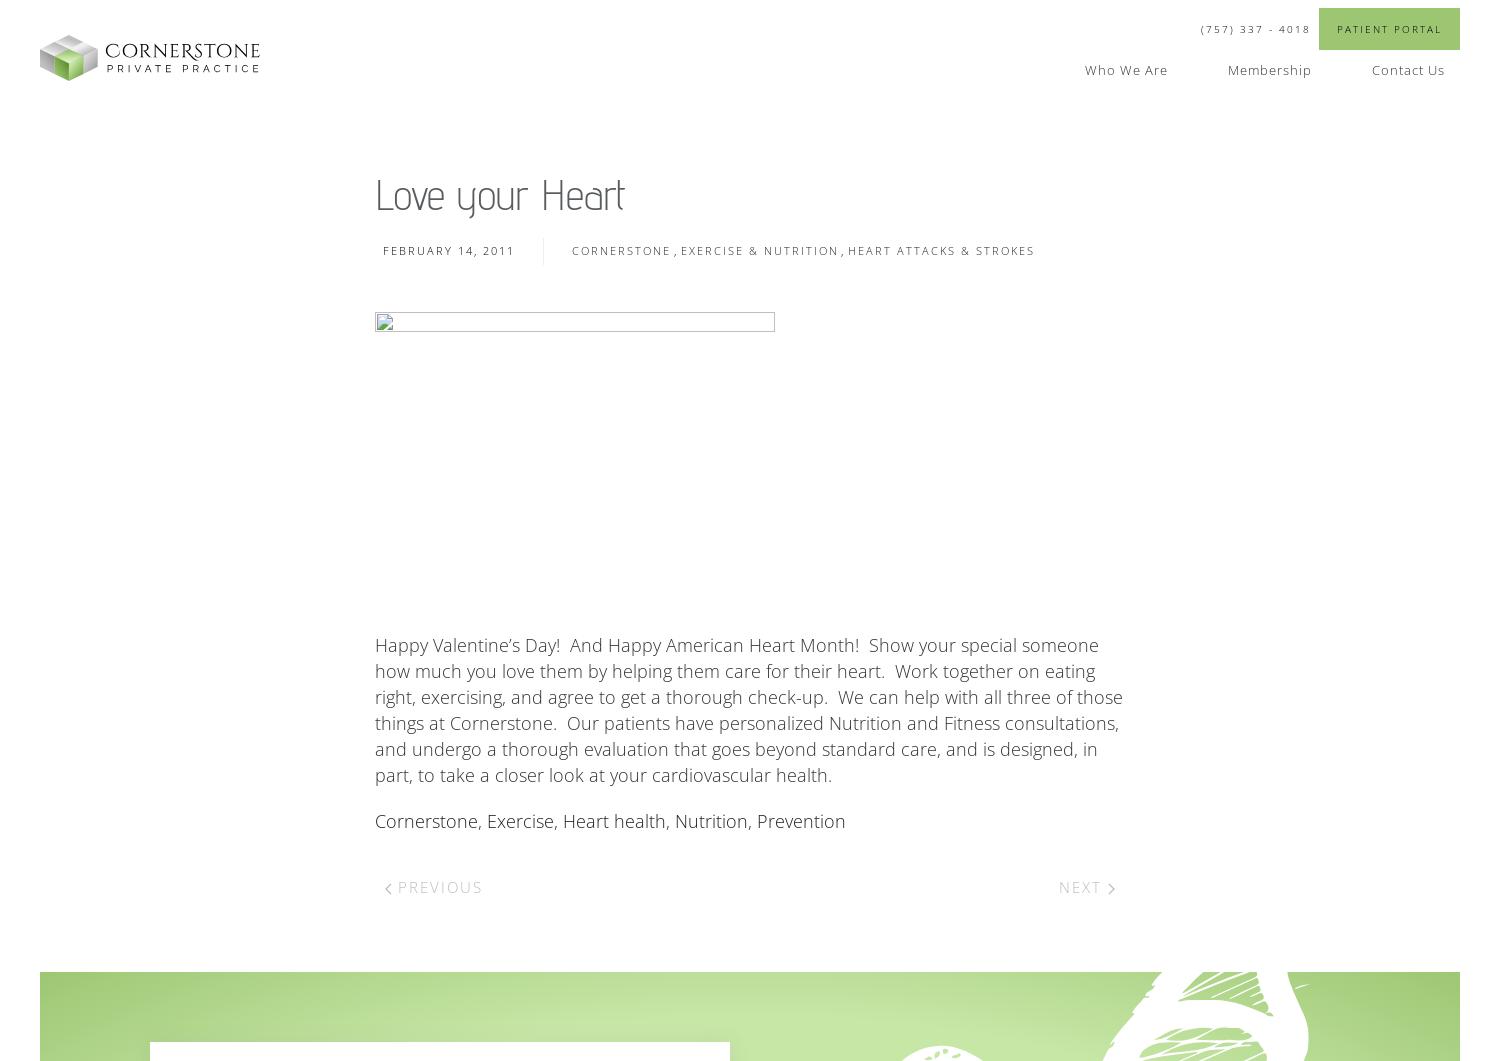  Describe the element at coordinates (759, 249) in the screenshot. I see `'Exercise & Nutrition'` at that location.